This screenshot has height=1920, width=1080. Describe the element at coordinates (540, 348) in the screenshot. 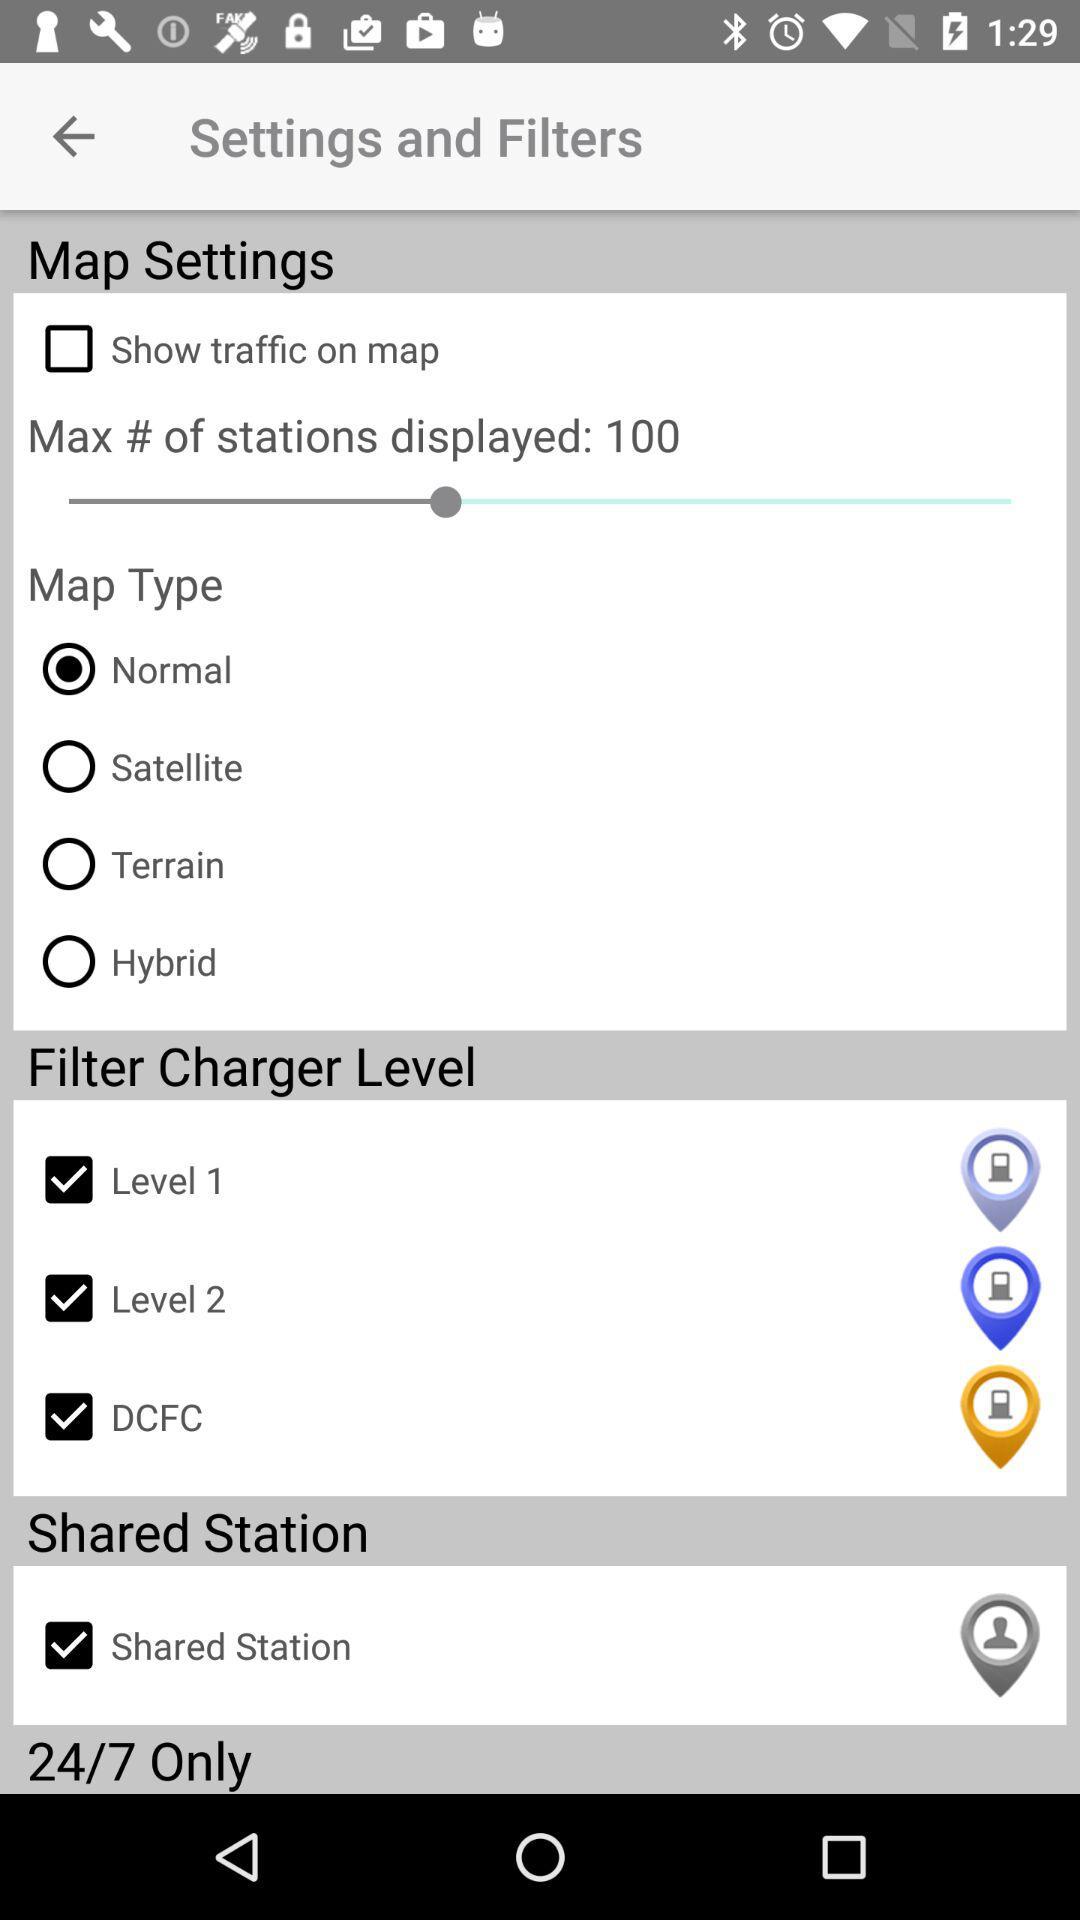

I see `show traffic on` at that location.